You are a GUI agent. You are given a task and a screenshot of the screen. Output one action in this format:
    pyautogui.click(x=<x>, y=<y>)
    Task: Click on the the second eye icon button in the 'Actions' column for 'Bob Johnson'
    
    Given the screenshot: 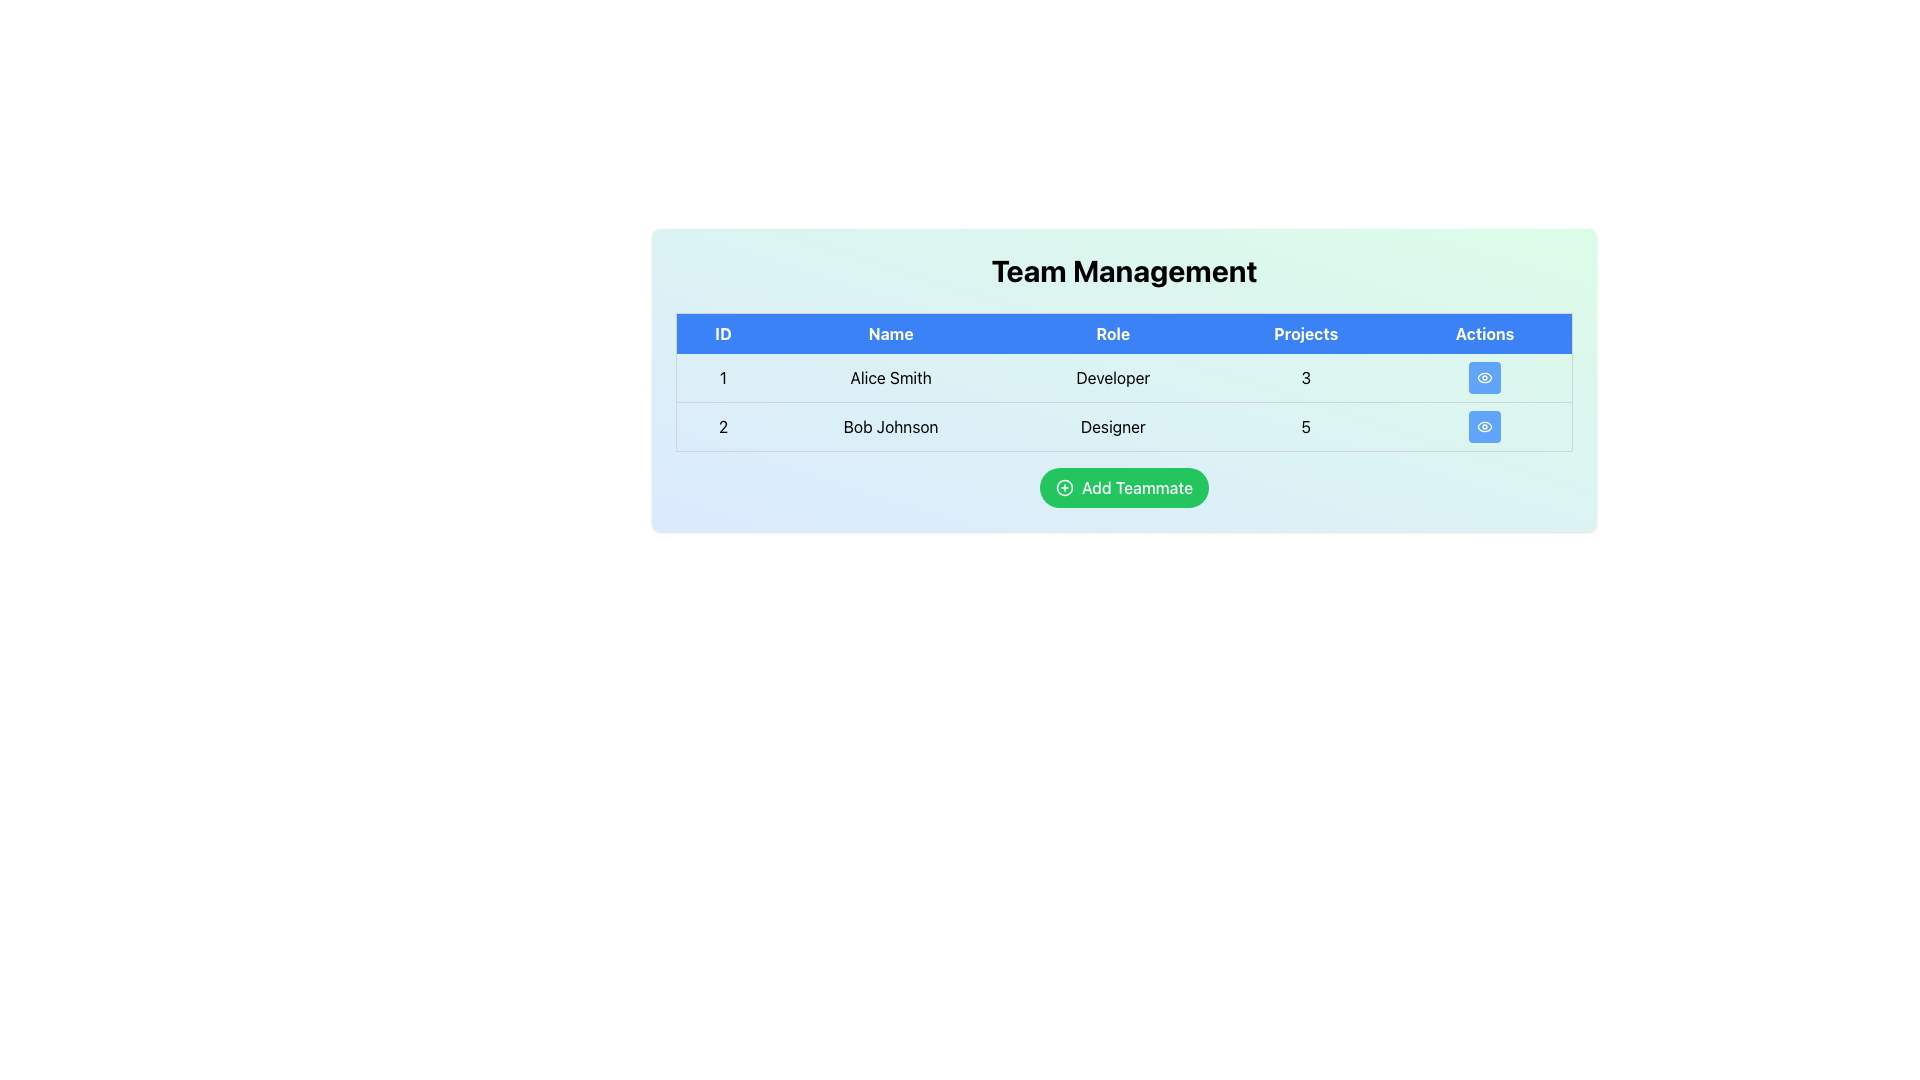 What is the action you would take?
    pyautogui.click(x=1485, y=426)
    